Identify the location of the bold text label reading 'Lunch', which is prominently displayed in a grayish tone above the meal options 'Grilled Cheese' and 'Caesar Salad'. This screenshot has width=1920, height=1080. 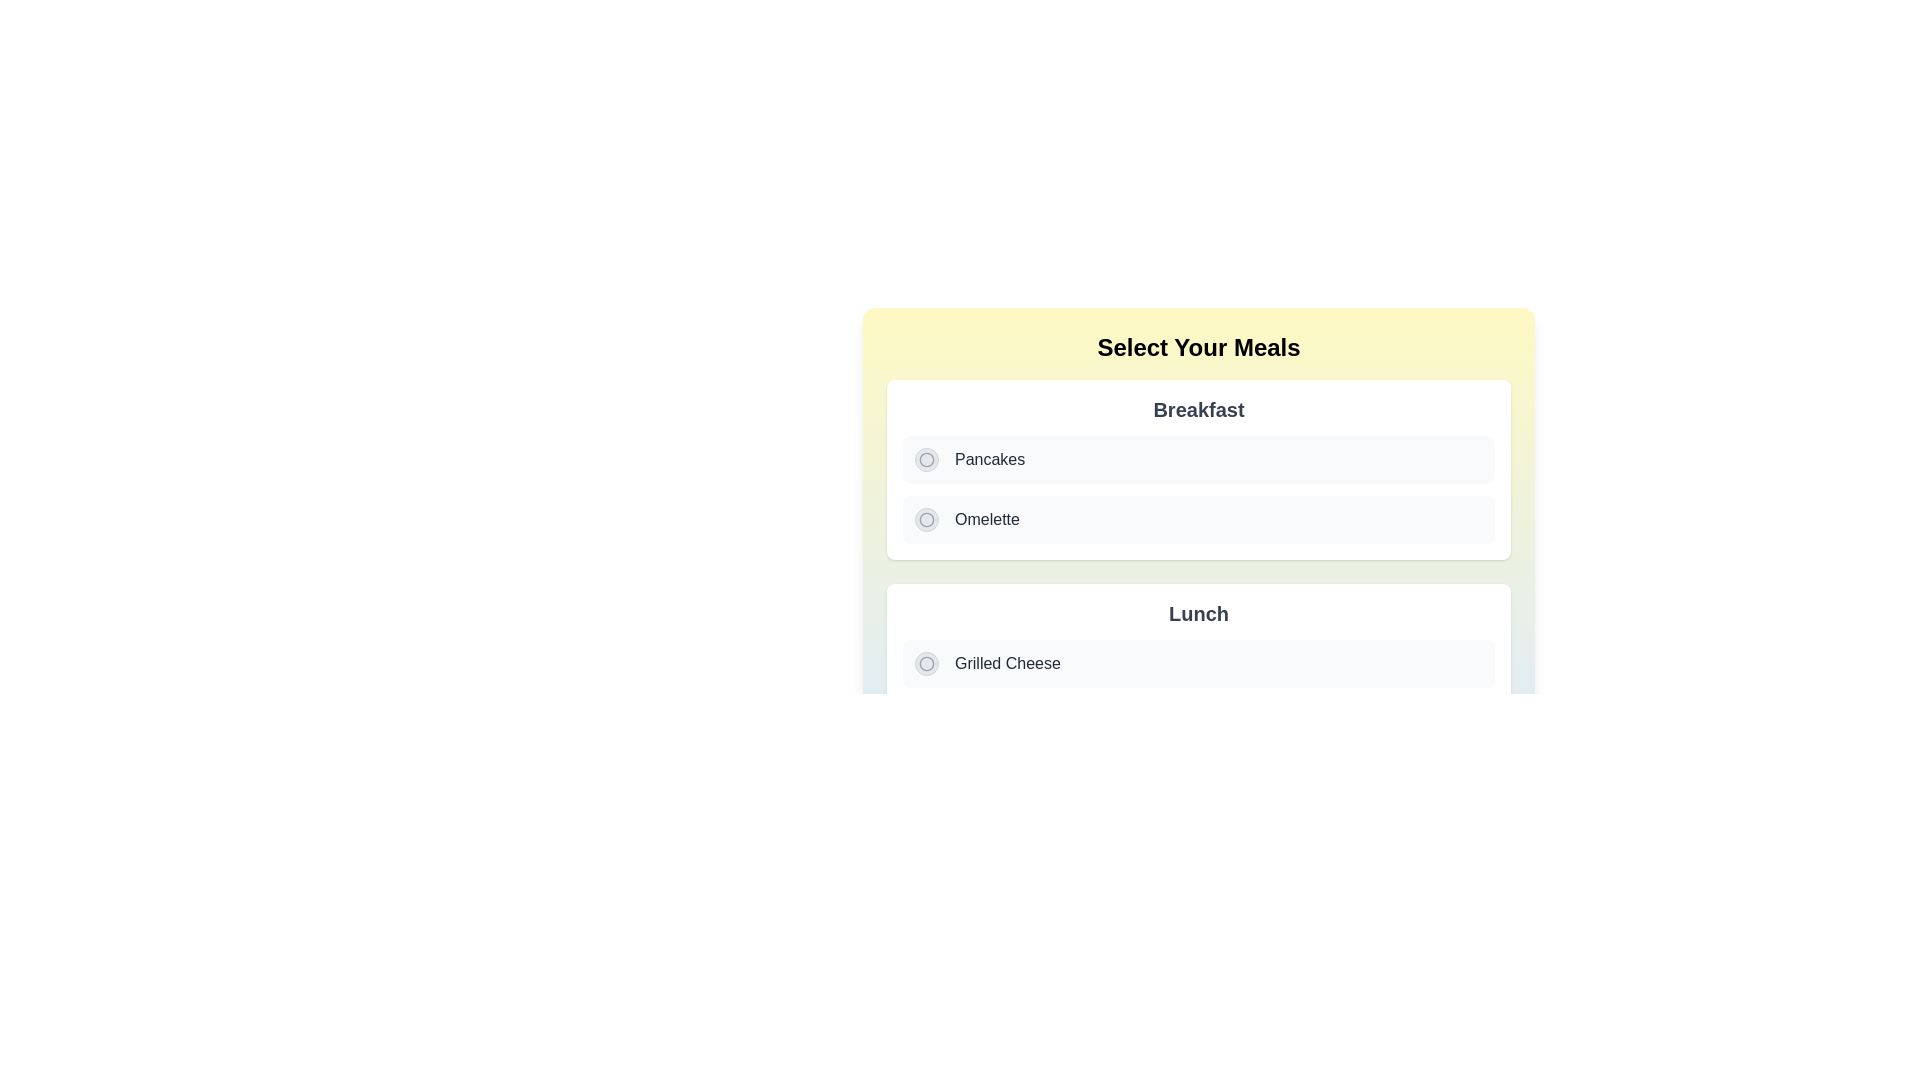
(1199, 612).